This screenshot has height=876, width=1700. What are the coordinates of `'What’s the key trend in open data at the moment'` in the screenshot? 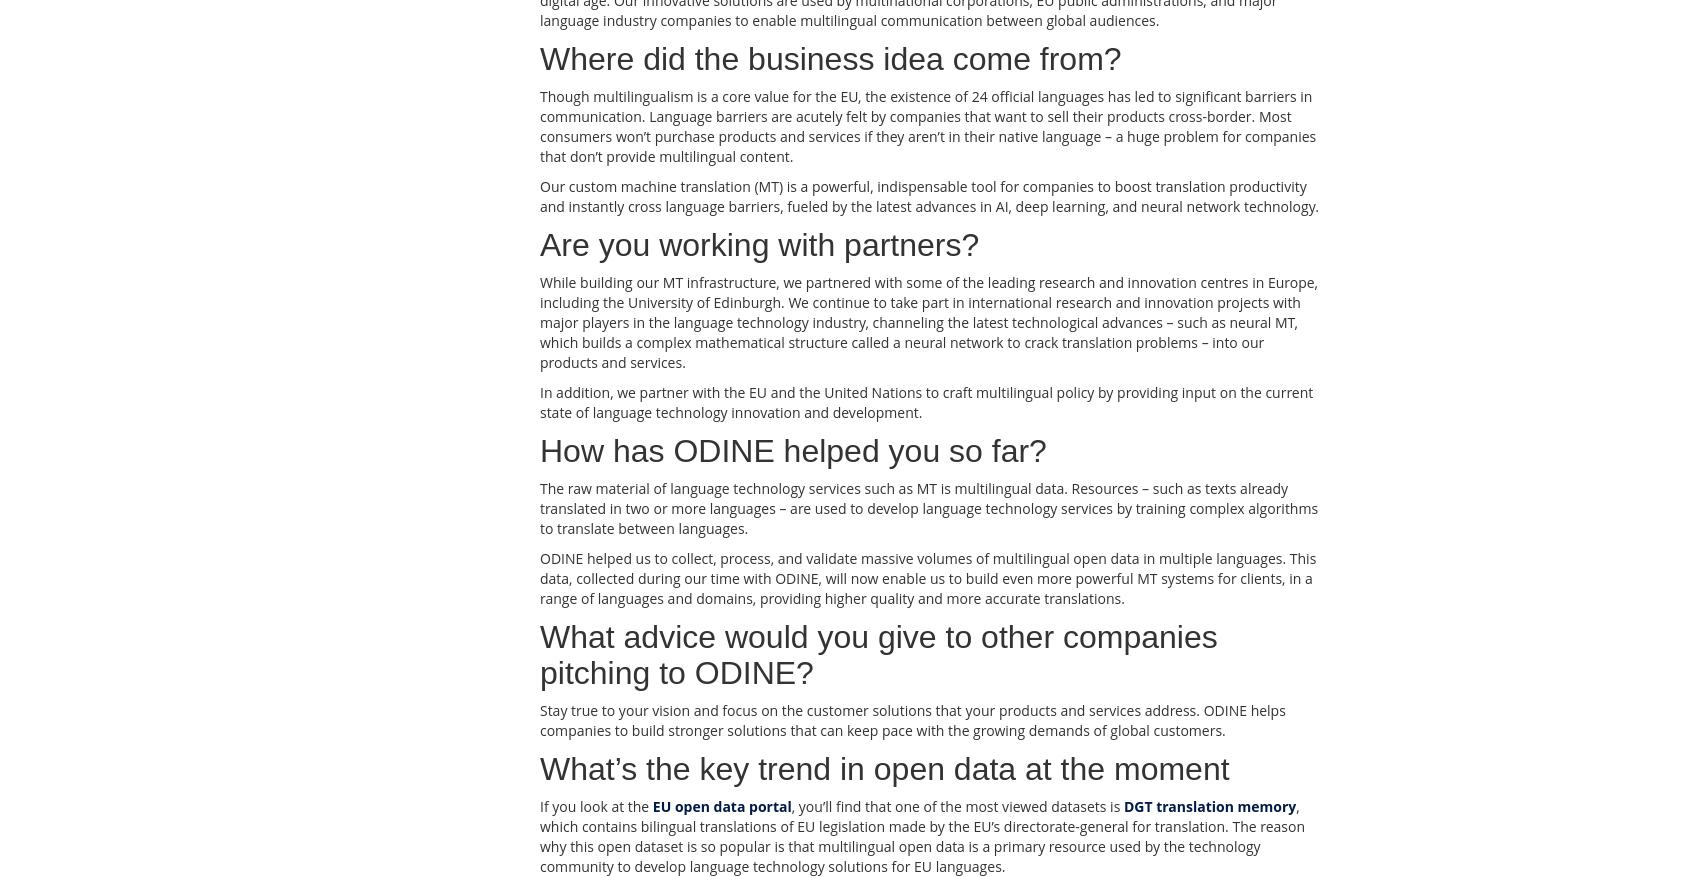 It's located at (884, 768).